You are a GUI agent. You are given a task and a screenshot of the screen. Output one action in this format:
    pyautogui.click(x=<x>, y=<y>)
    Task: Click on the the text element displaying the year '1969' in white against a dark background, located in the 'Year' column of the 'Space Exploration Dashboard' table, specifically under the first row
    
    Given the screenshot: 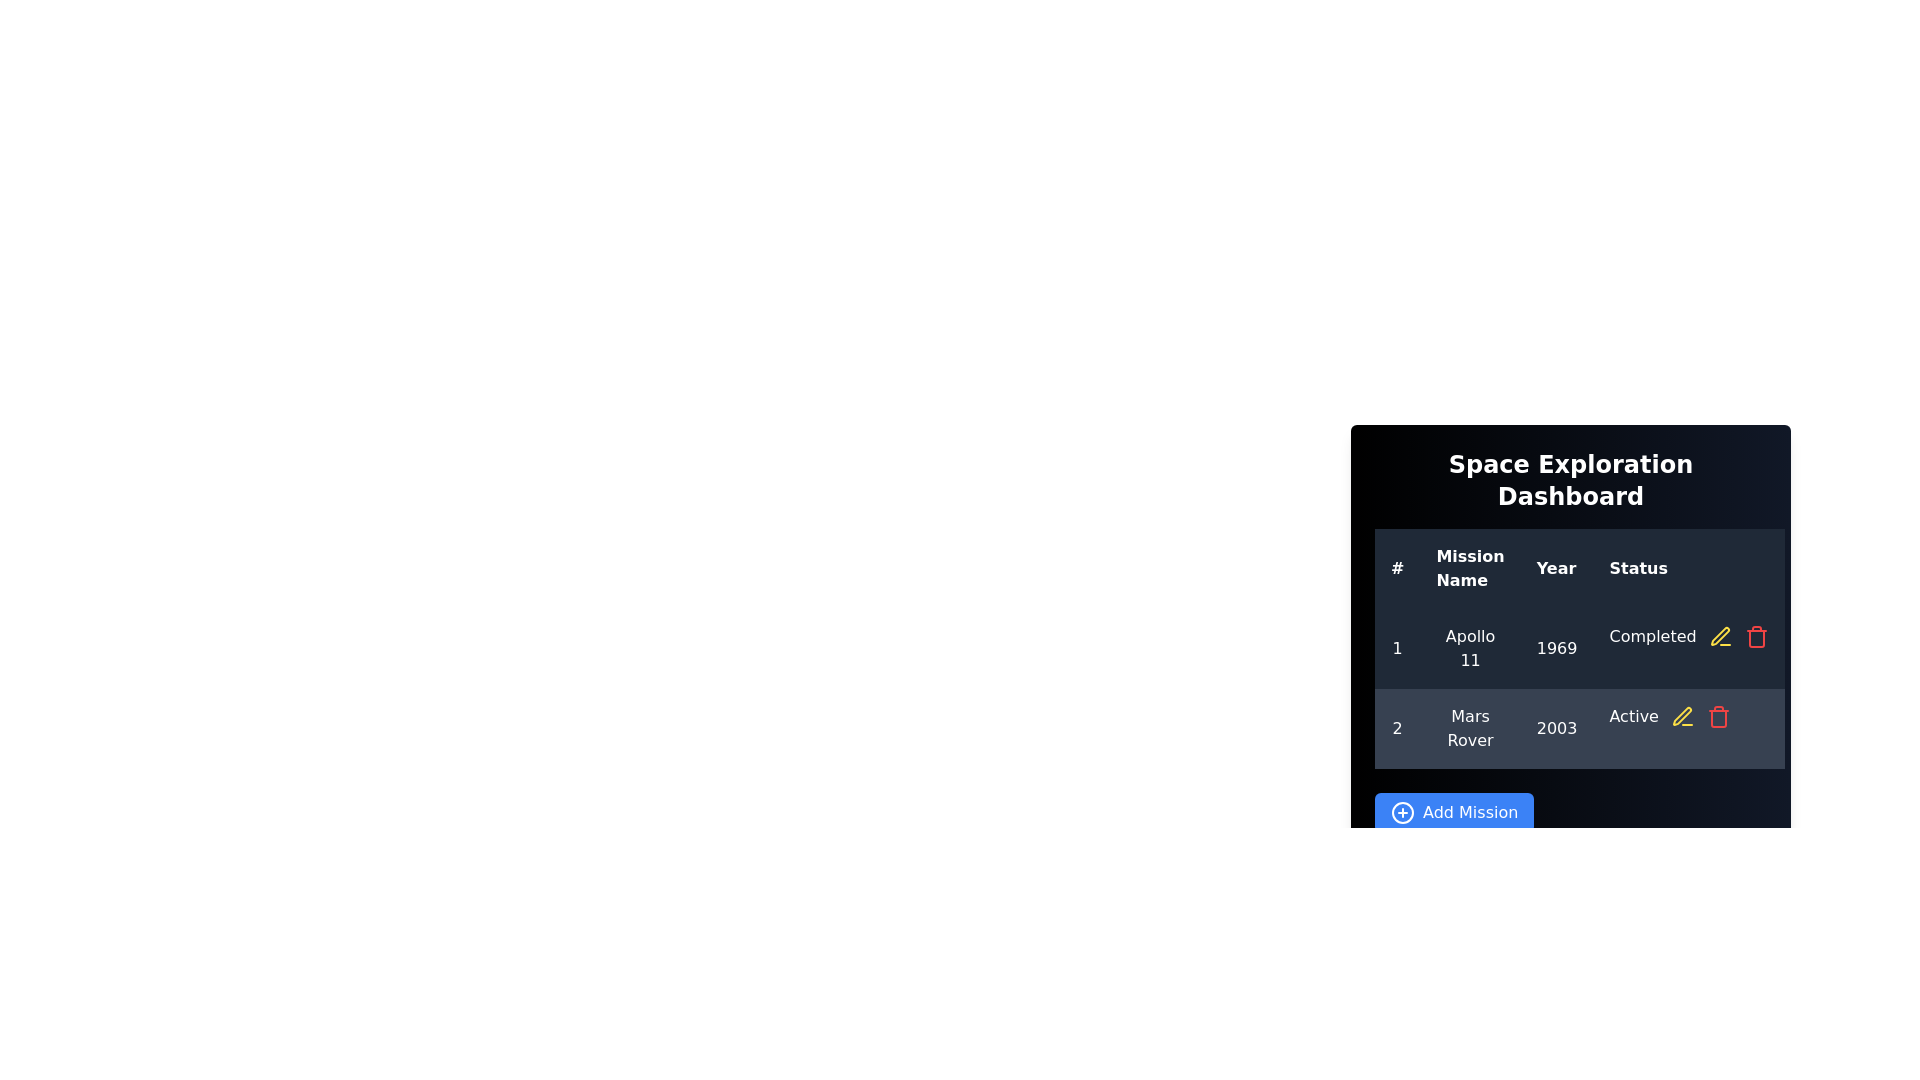 What is the action you would take?
    pyautogui.click(x=1556, y=648)
    